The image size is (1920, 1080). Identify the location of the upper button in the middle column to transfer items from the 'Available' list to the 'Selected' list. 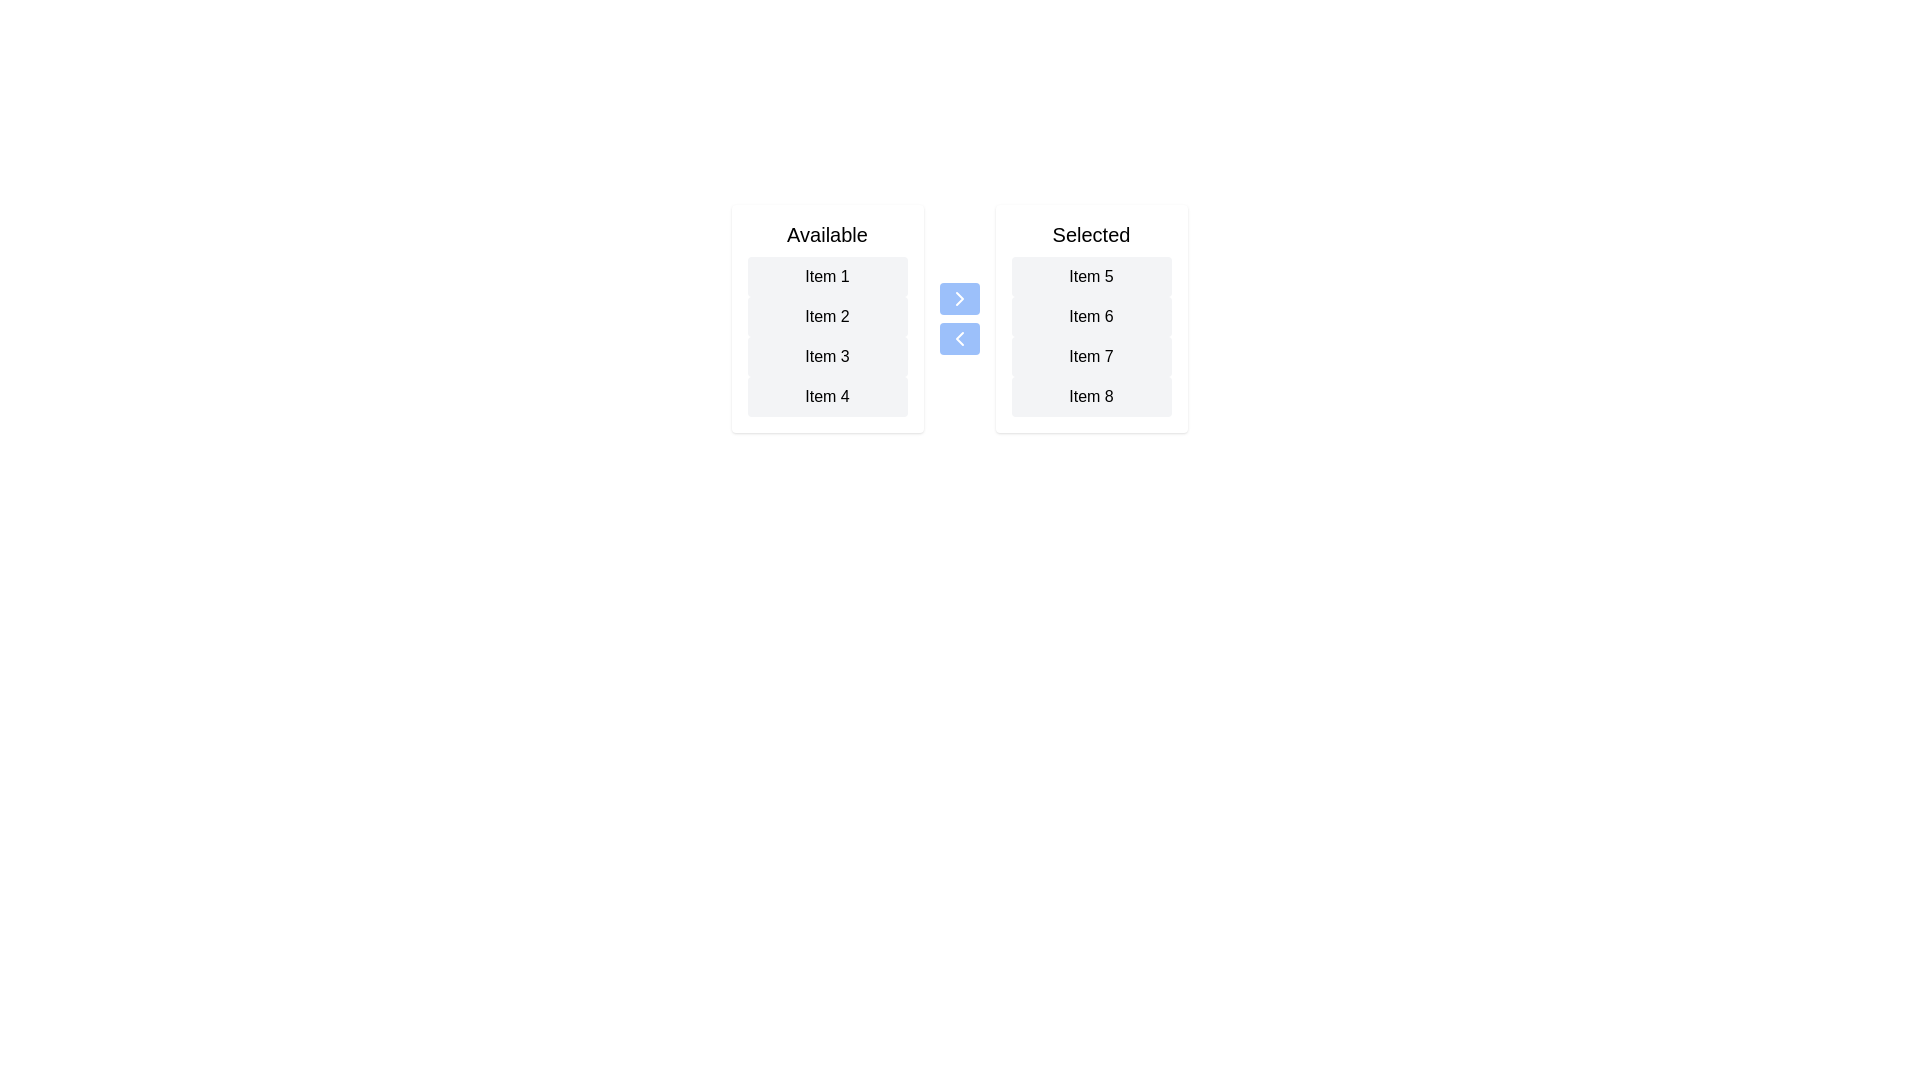
(958, 299).